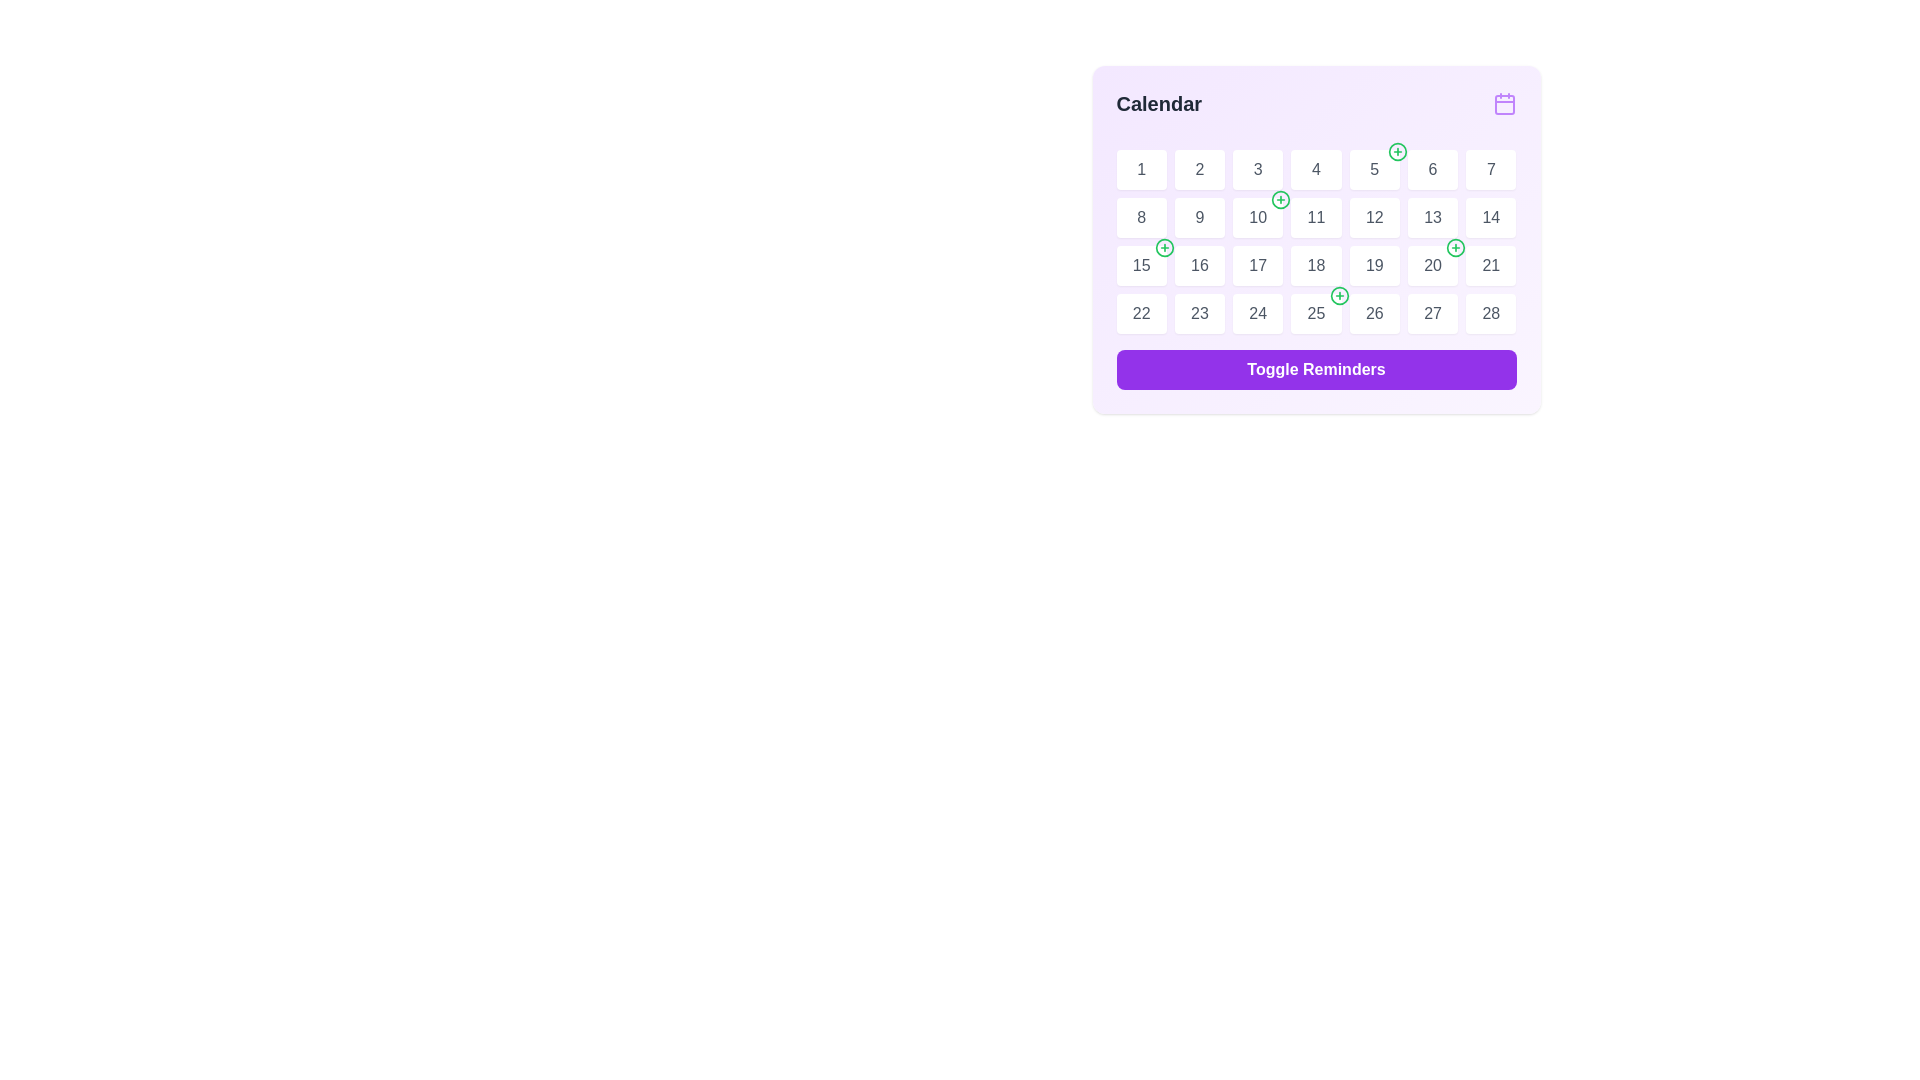 The height and width of the screenshot is (1080, 1920). I want to click on the textual representation of the date '27' in the sixth column of the bottom row of the calendar grid, so click(1432, 313).